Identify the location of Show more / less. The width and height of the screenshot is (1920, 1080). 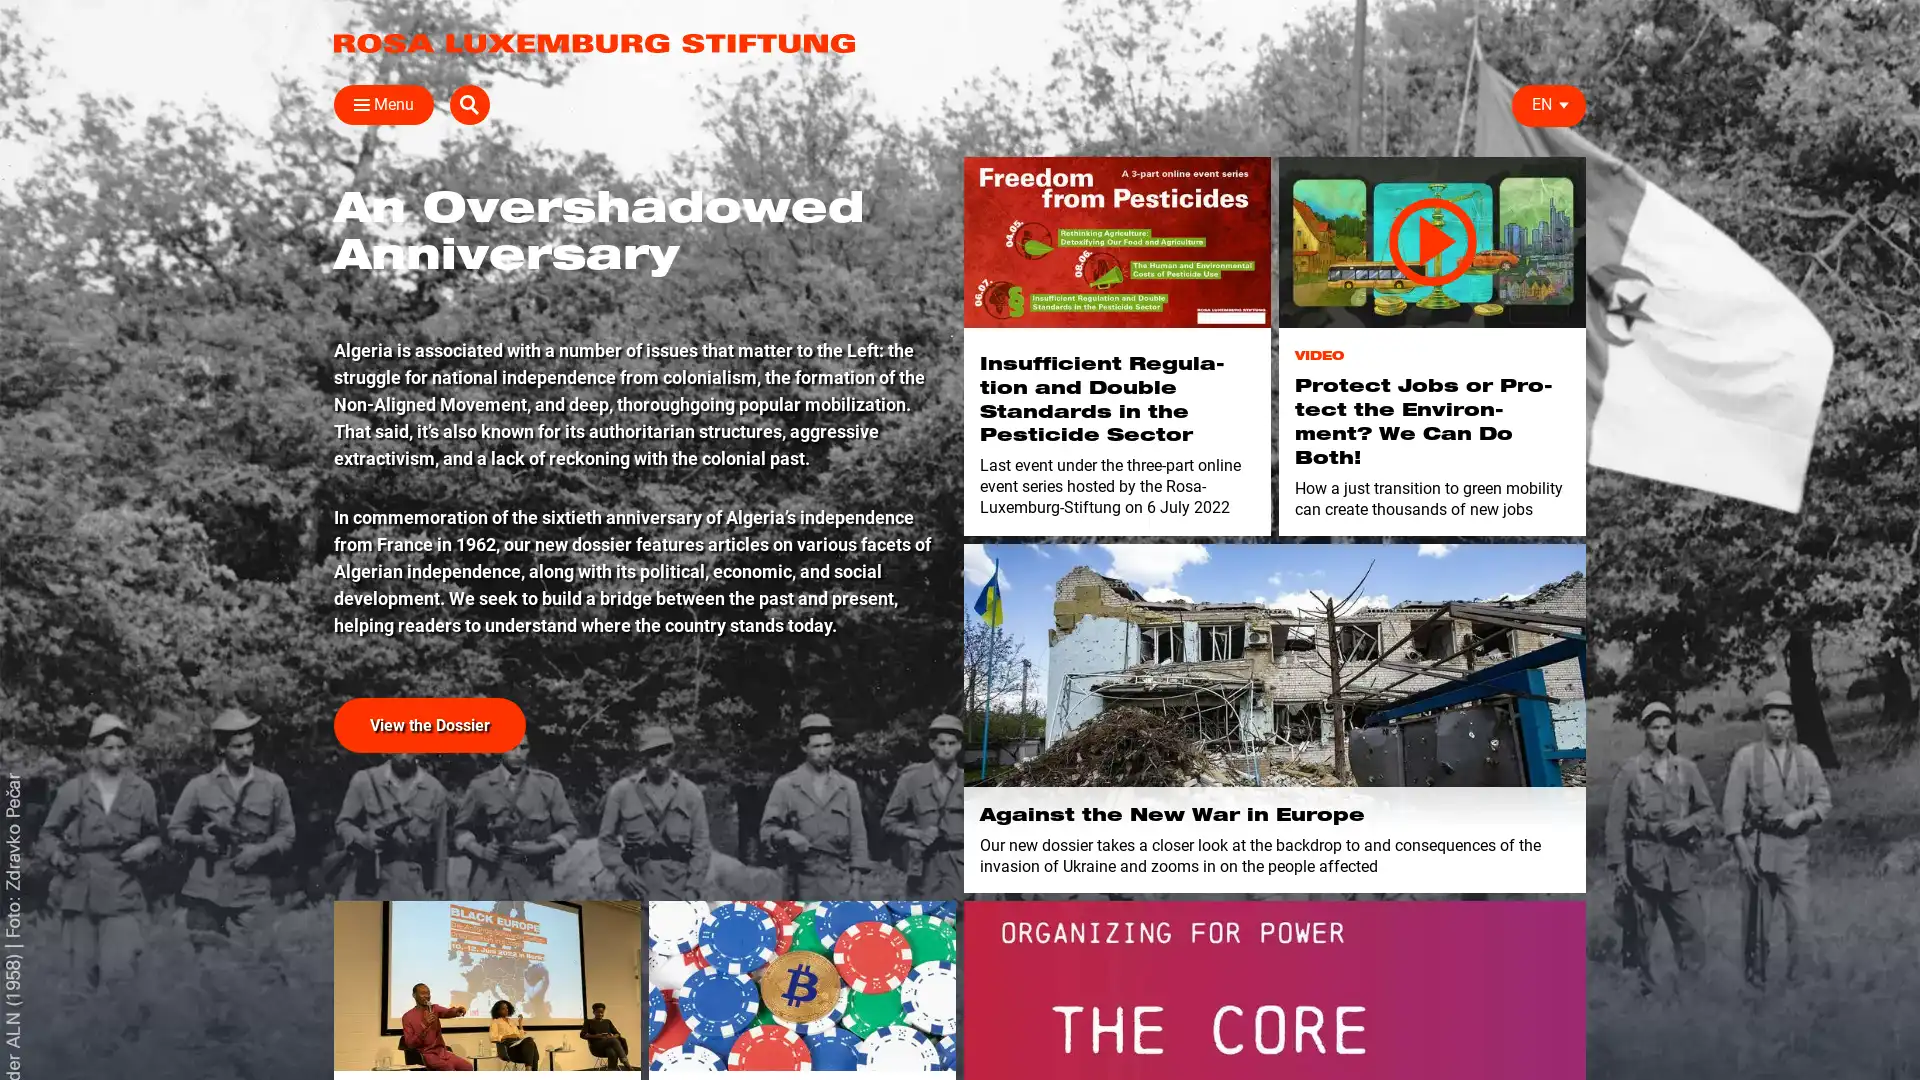
(637, 268).